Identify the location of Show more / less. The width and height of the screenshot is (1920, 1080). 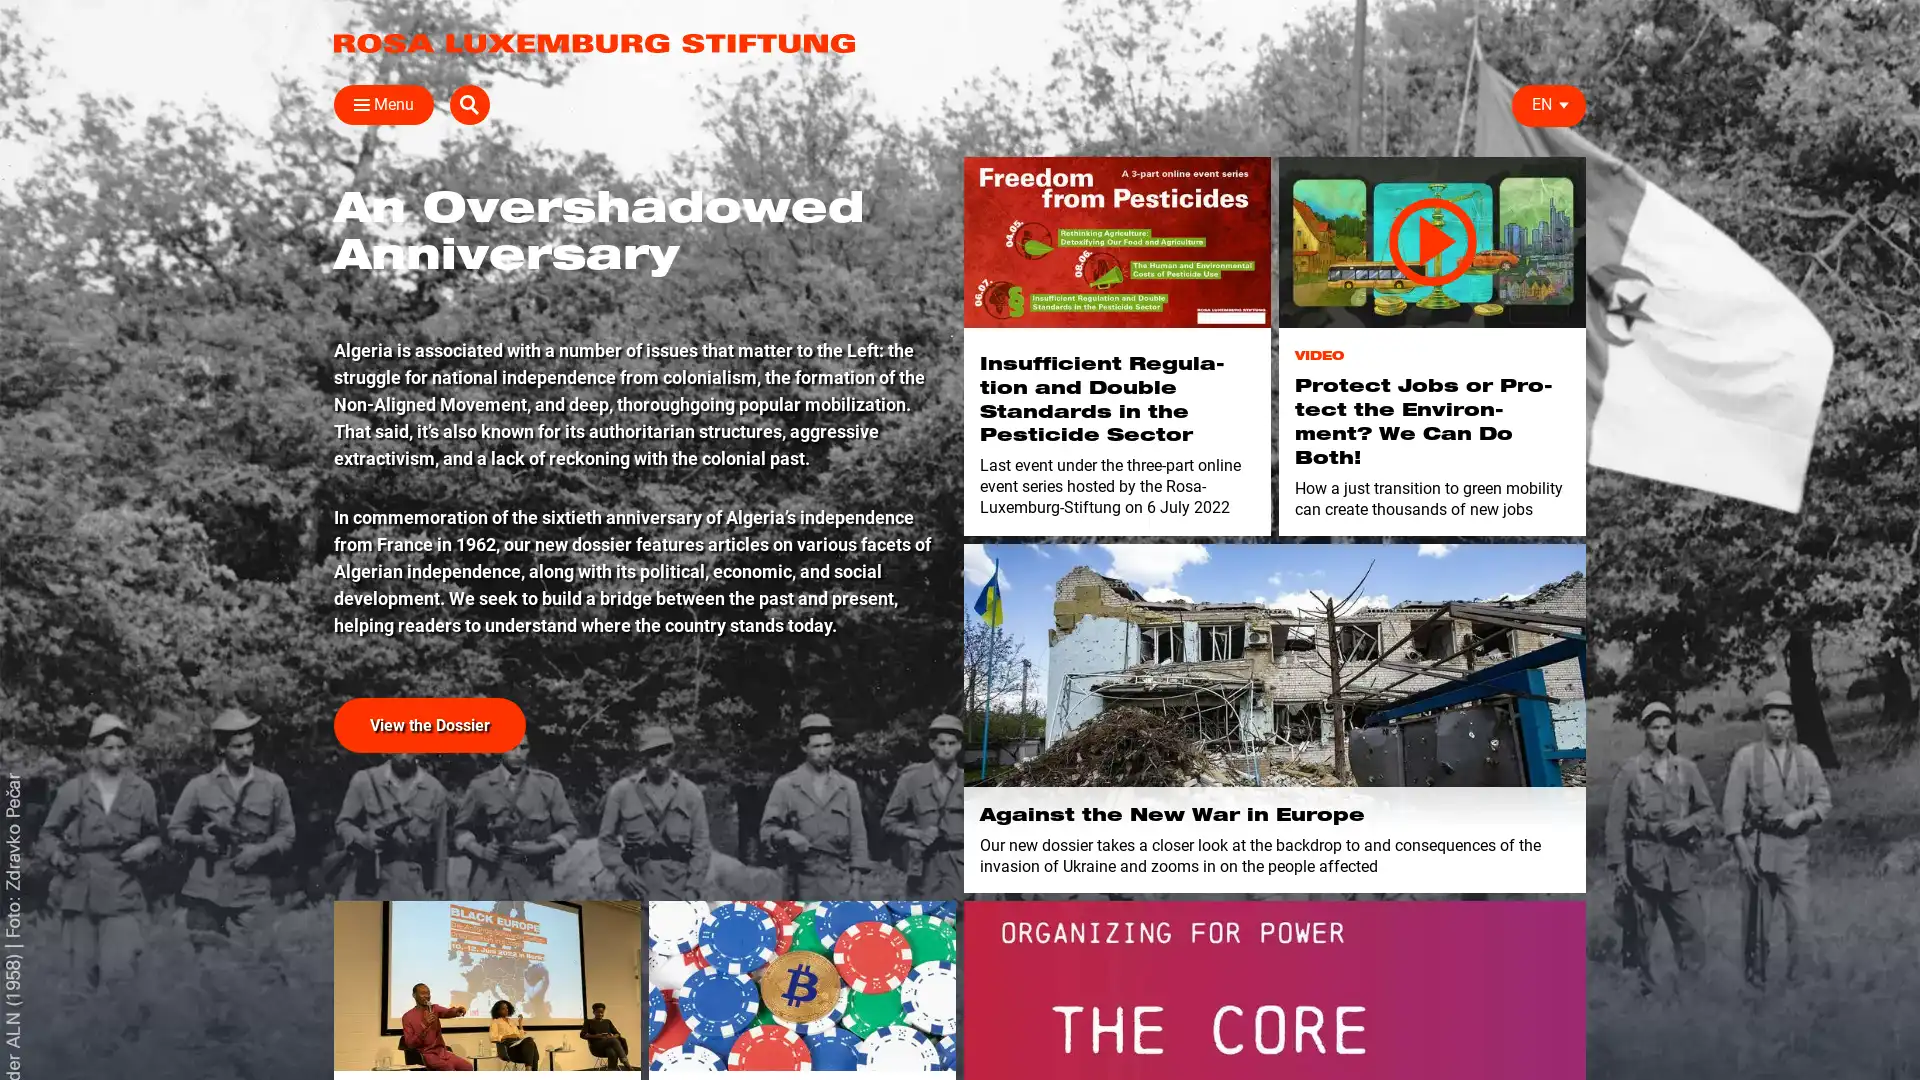
(637, 268).